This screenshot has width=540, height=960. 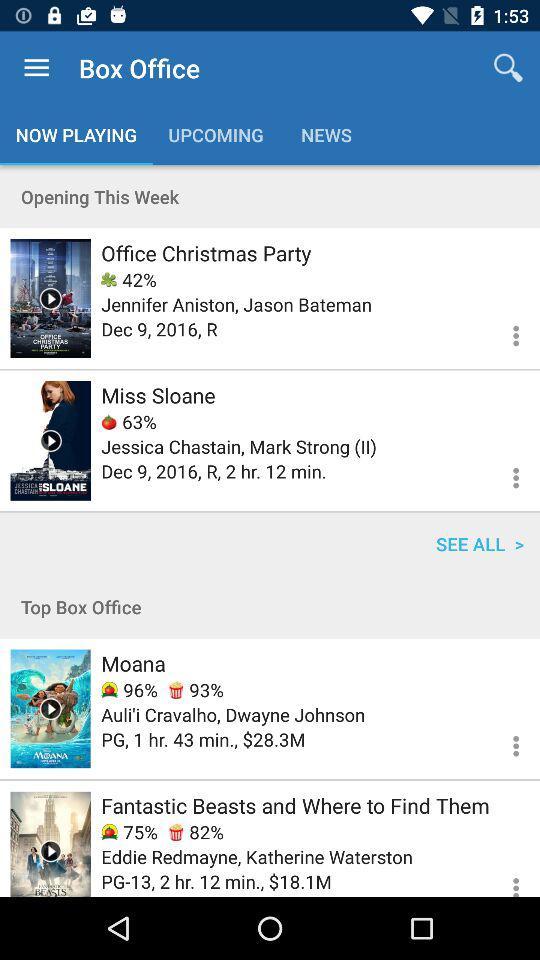 What do you see at coordinates (232, 714) in the screenshot?
I see `auli i cravalho icon` at bounding box center [232, 714].